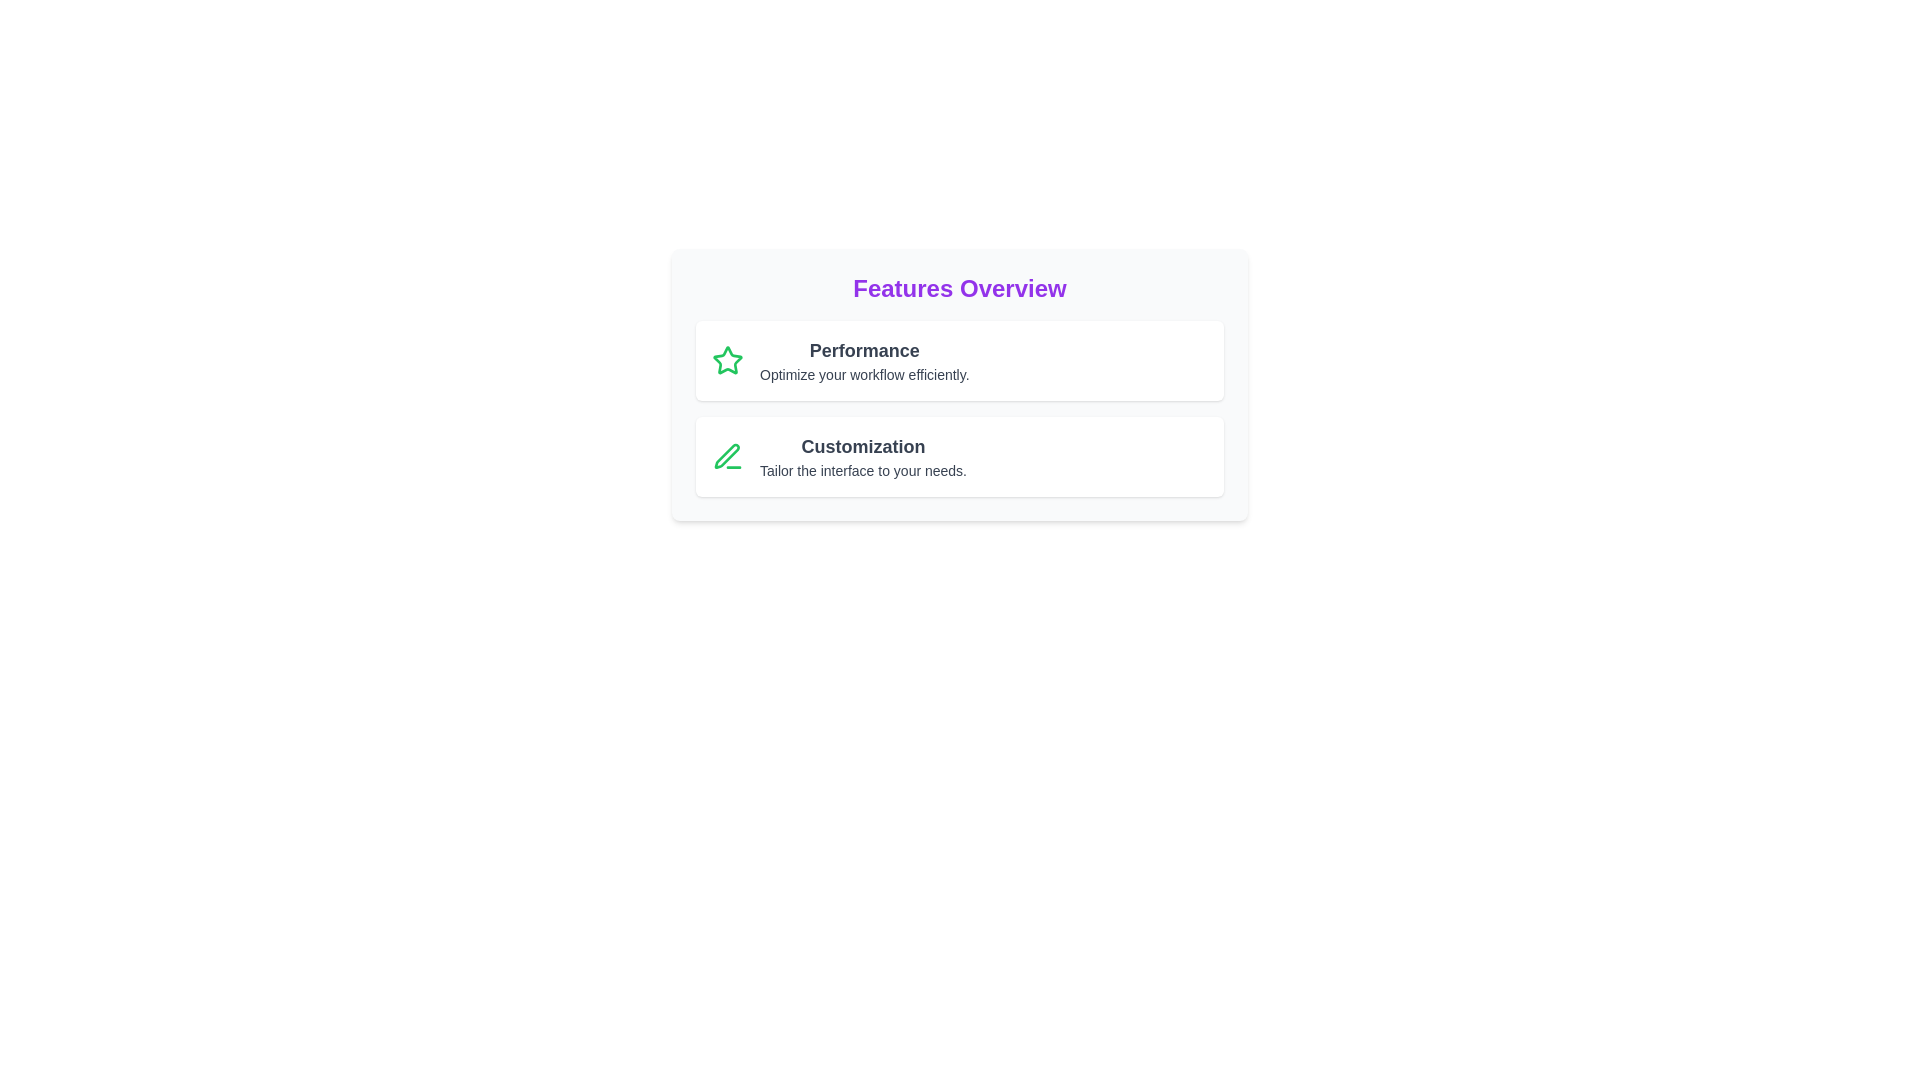 This screenshot has width=1920, height=1080. I want to click on the Static text element titled 'Customization' which provides a description of the feature, located in the second row under 'Features Overview', so click(863, 456).